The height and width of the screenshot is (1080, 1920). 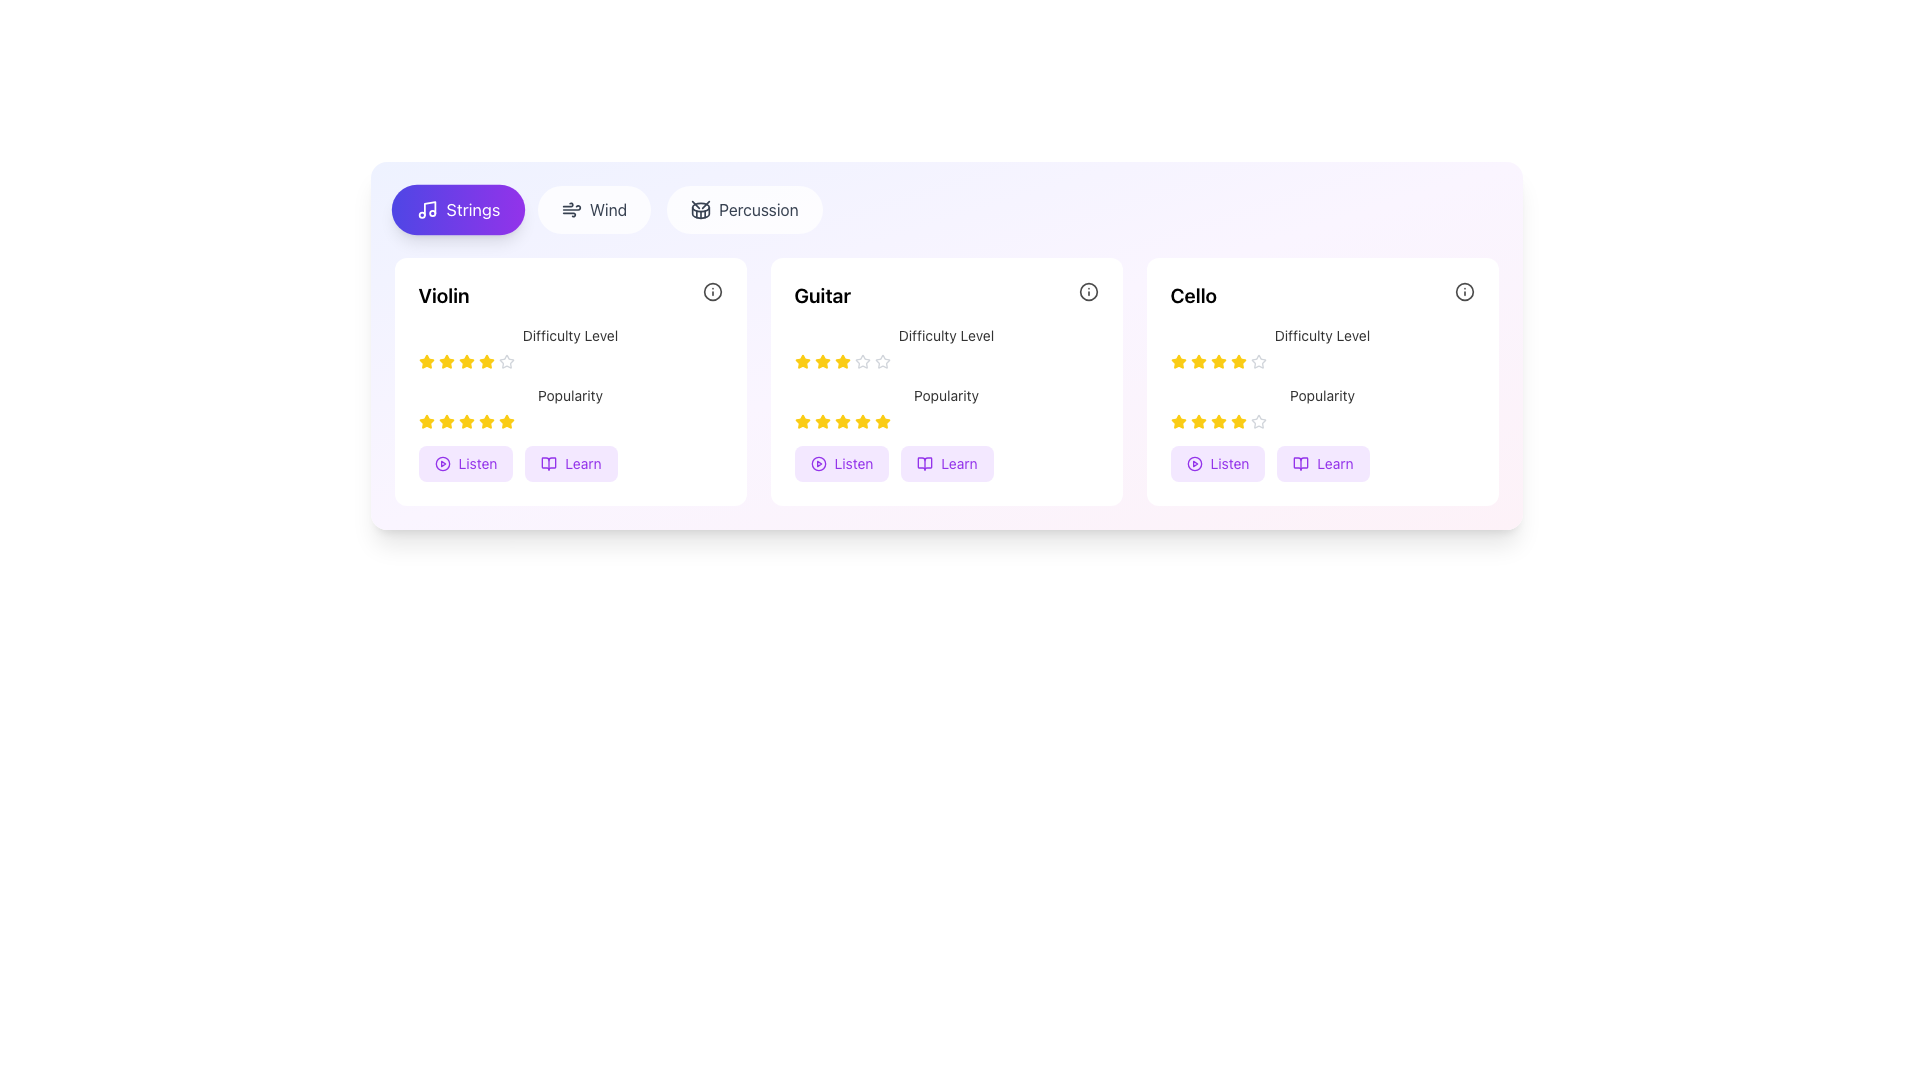 What do you see at coordinates (924, 463) in the screenshot?
I see `the open book-shaped SVG icon located within the 'Learn' button of the second card labeled 'Guitar'` at bounding box center [924, 463].